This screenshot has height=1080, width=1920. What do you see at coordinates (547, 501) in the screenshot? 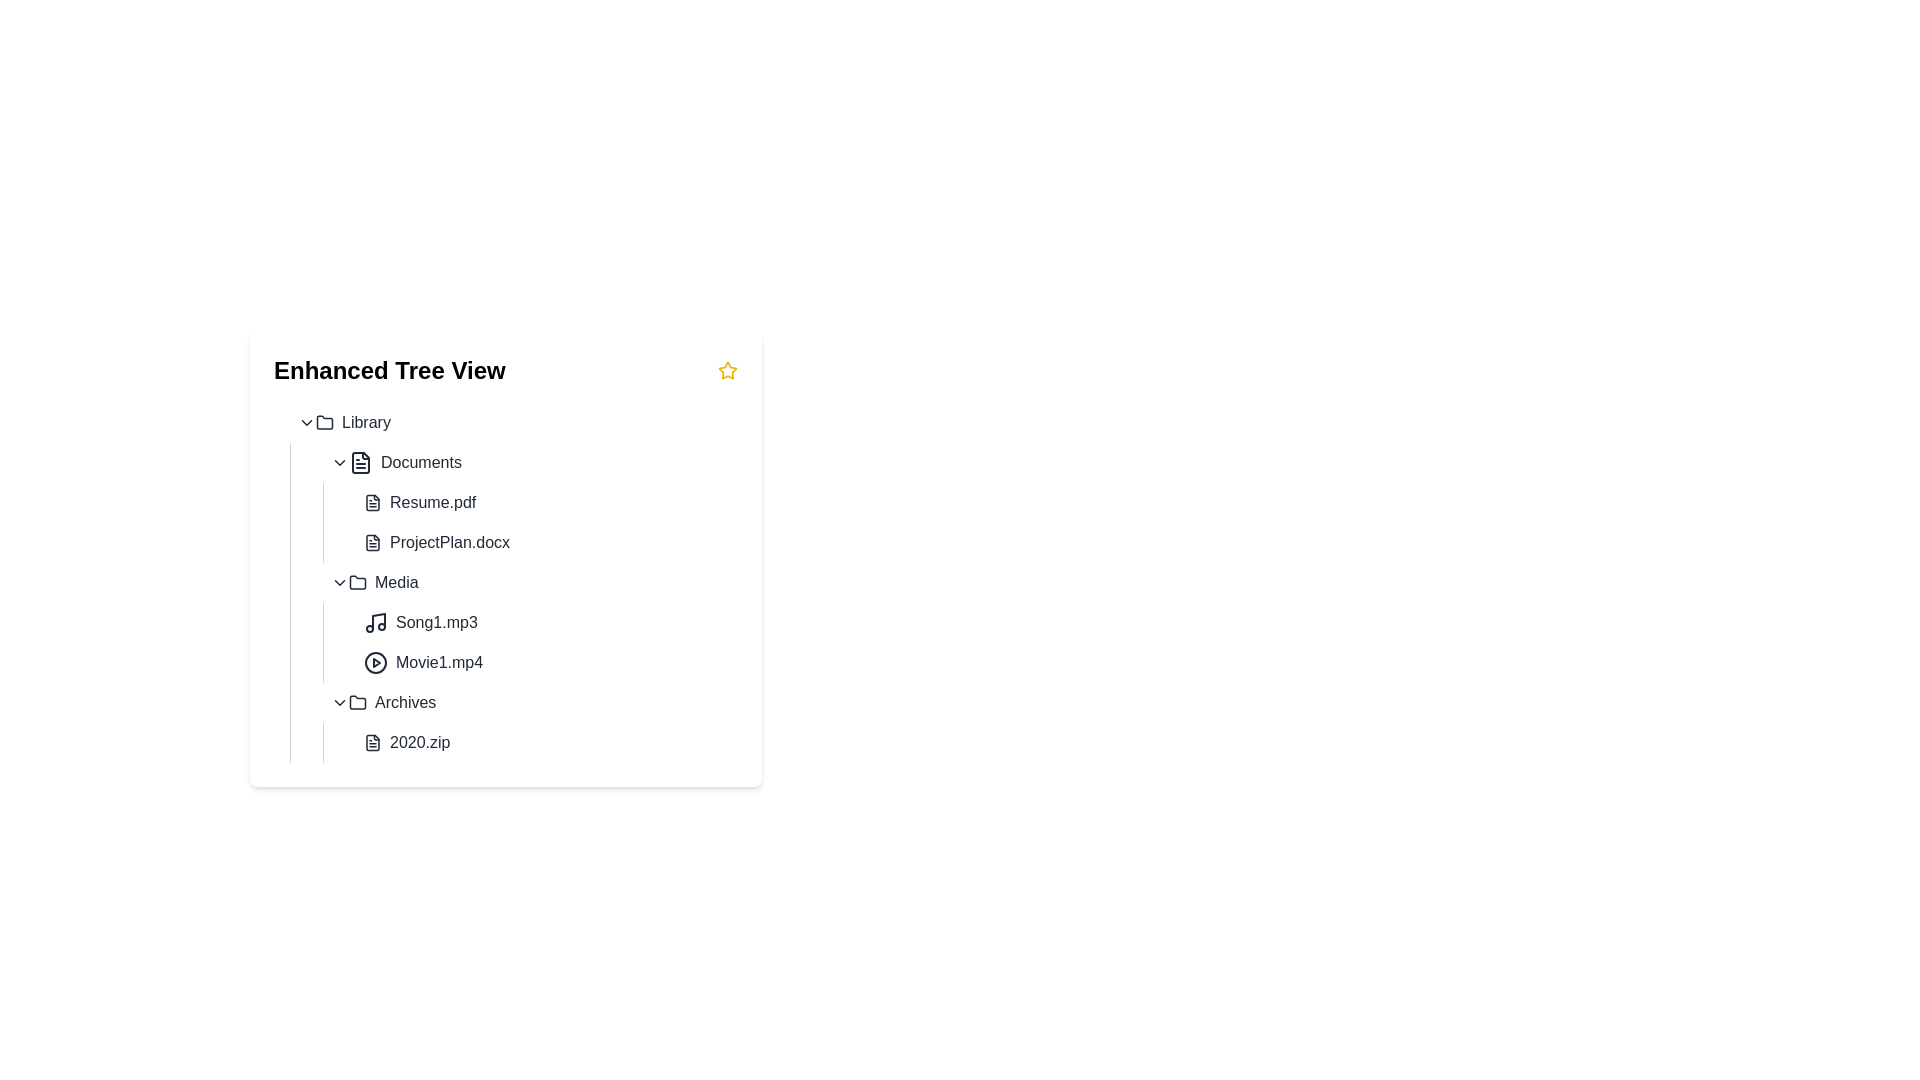
I see `the list item displaying the filename 'Resume.pdf'` at bounding box center [547, 501].